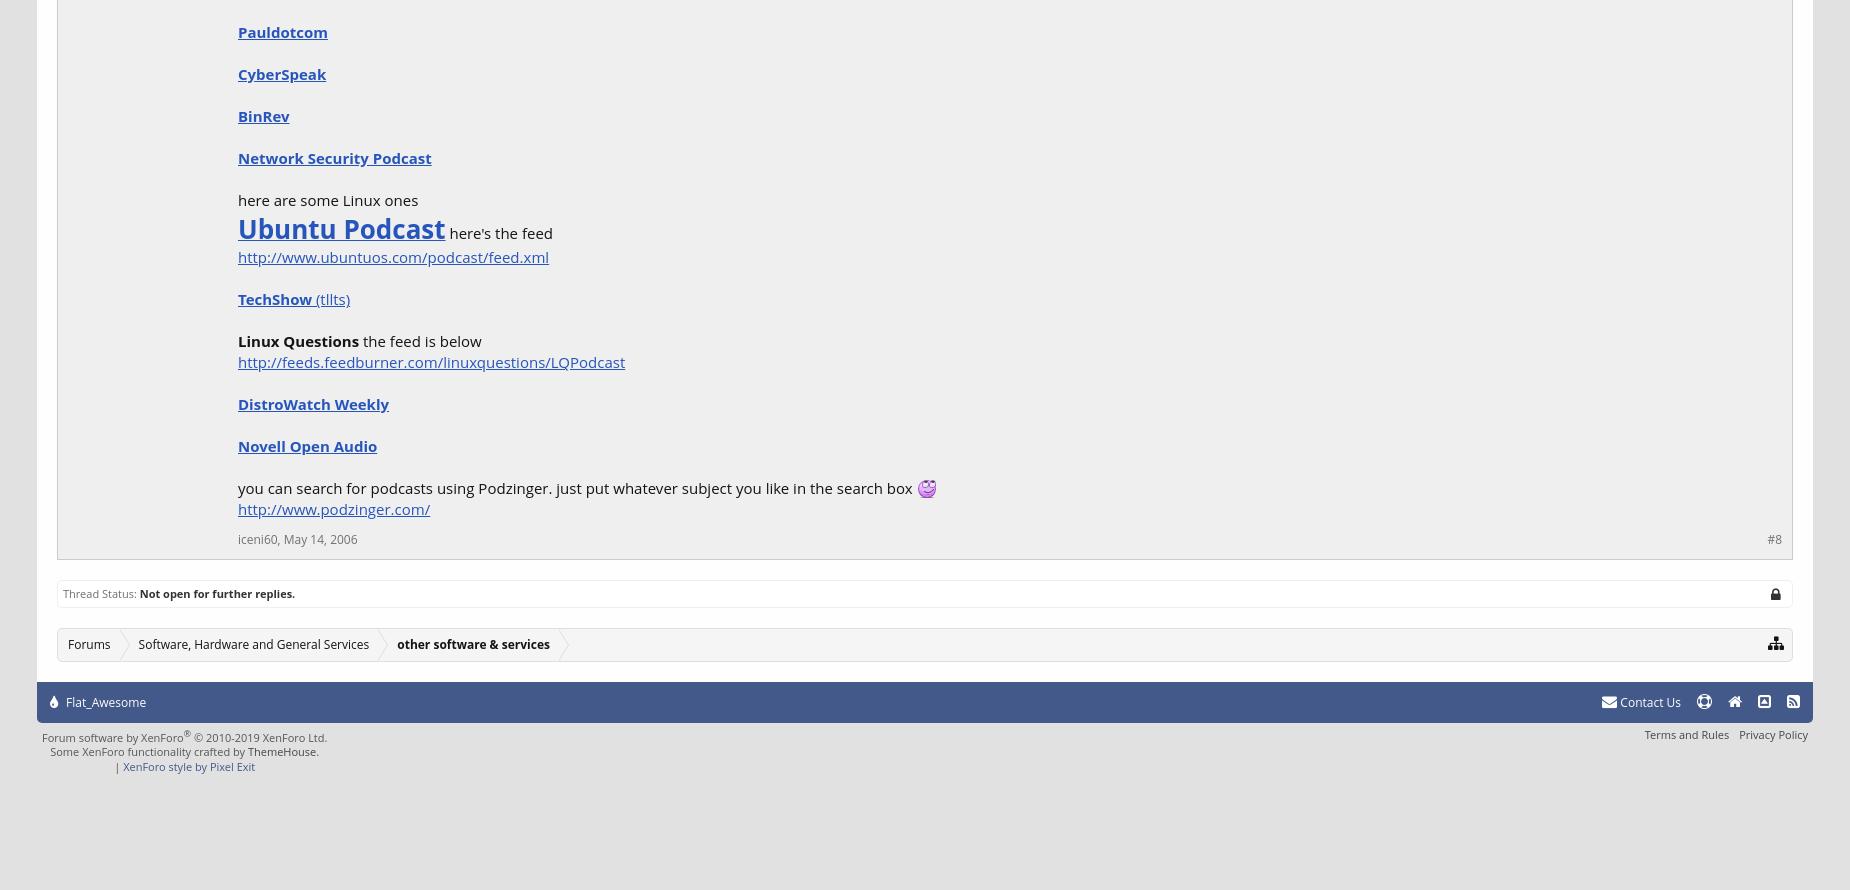 This screenshot has width=1850, height=890. What do you see at coordinates (1774, 538) in the screenshot?
I see `'#8'` at bounding box center [1774, 538].